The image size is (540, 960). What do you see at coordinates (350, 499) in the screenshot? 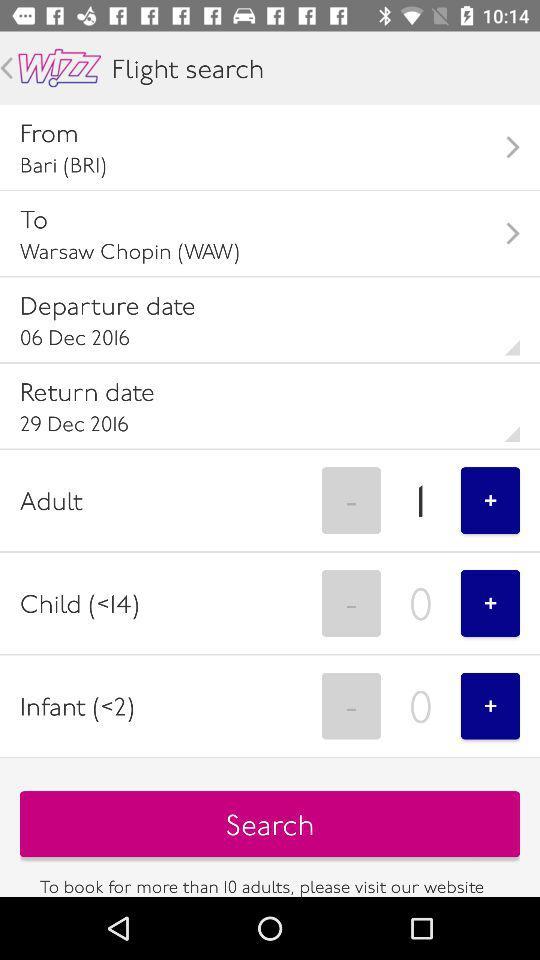
I see `icon next to 1 item` at bounding box center [350, 499].